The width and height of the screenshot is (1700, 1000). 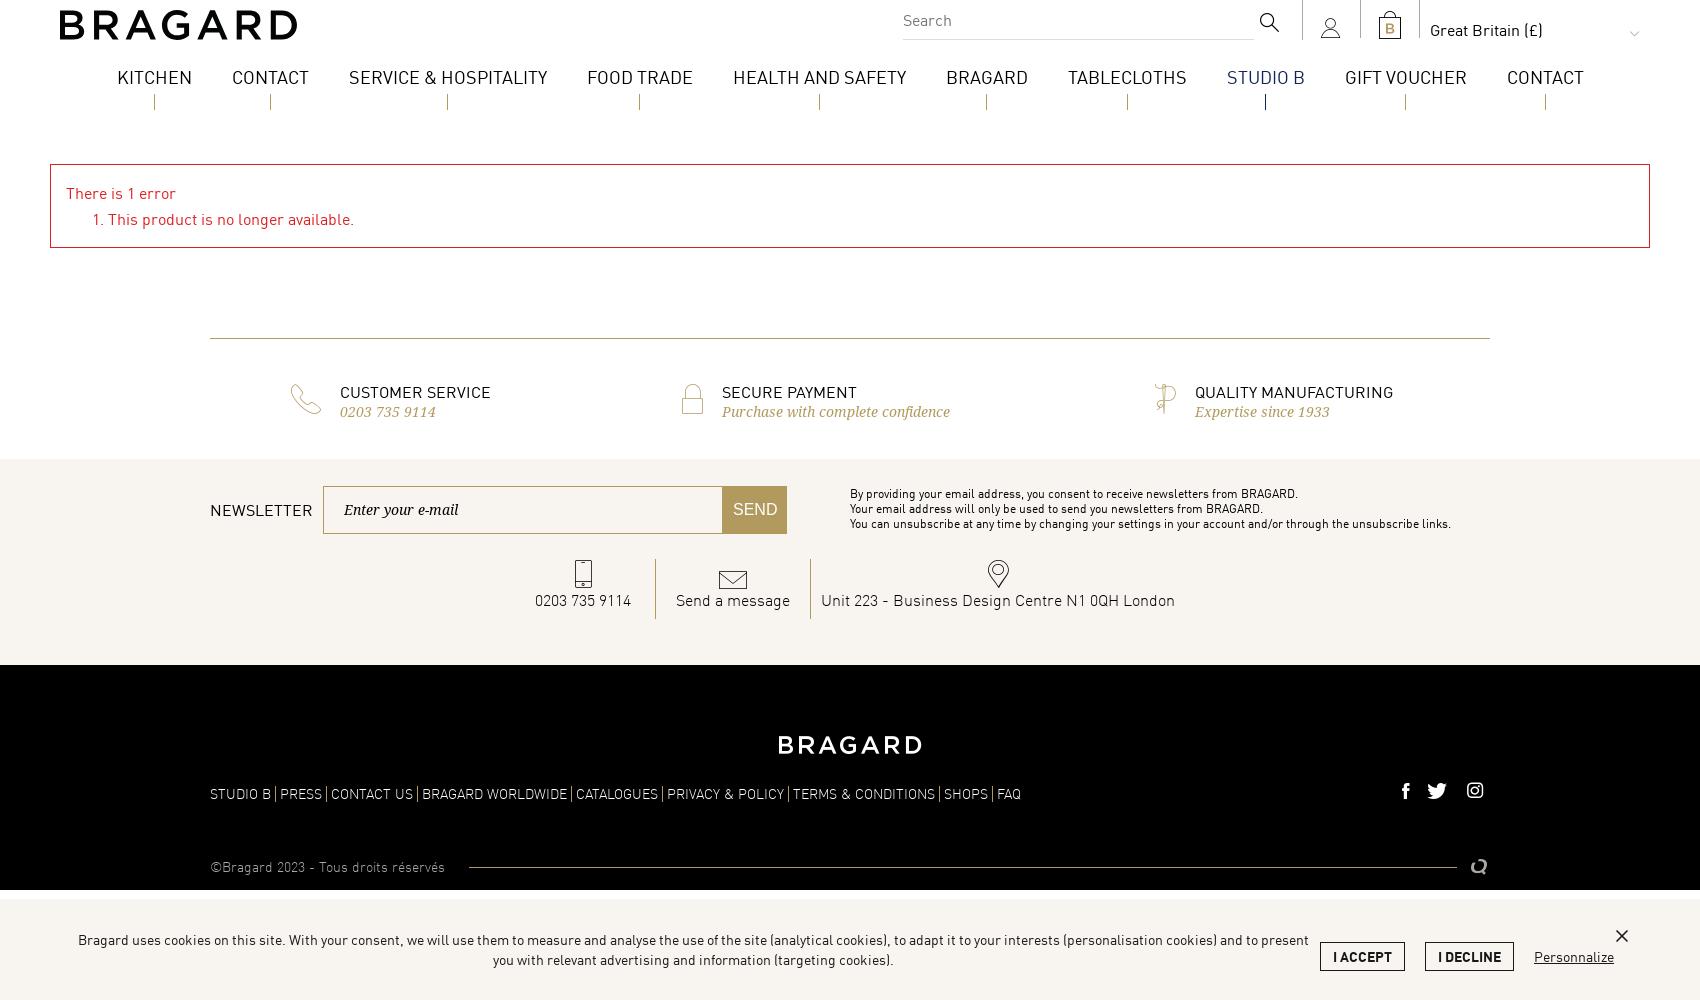 I want to click on 'Food Trade', so click(x=639, y=76).